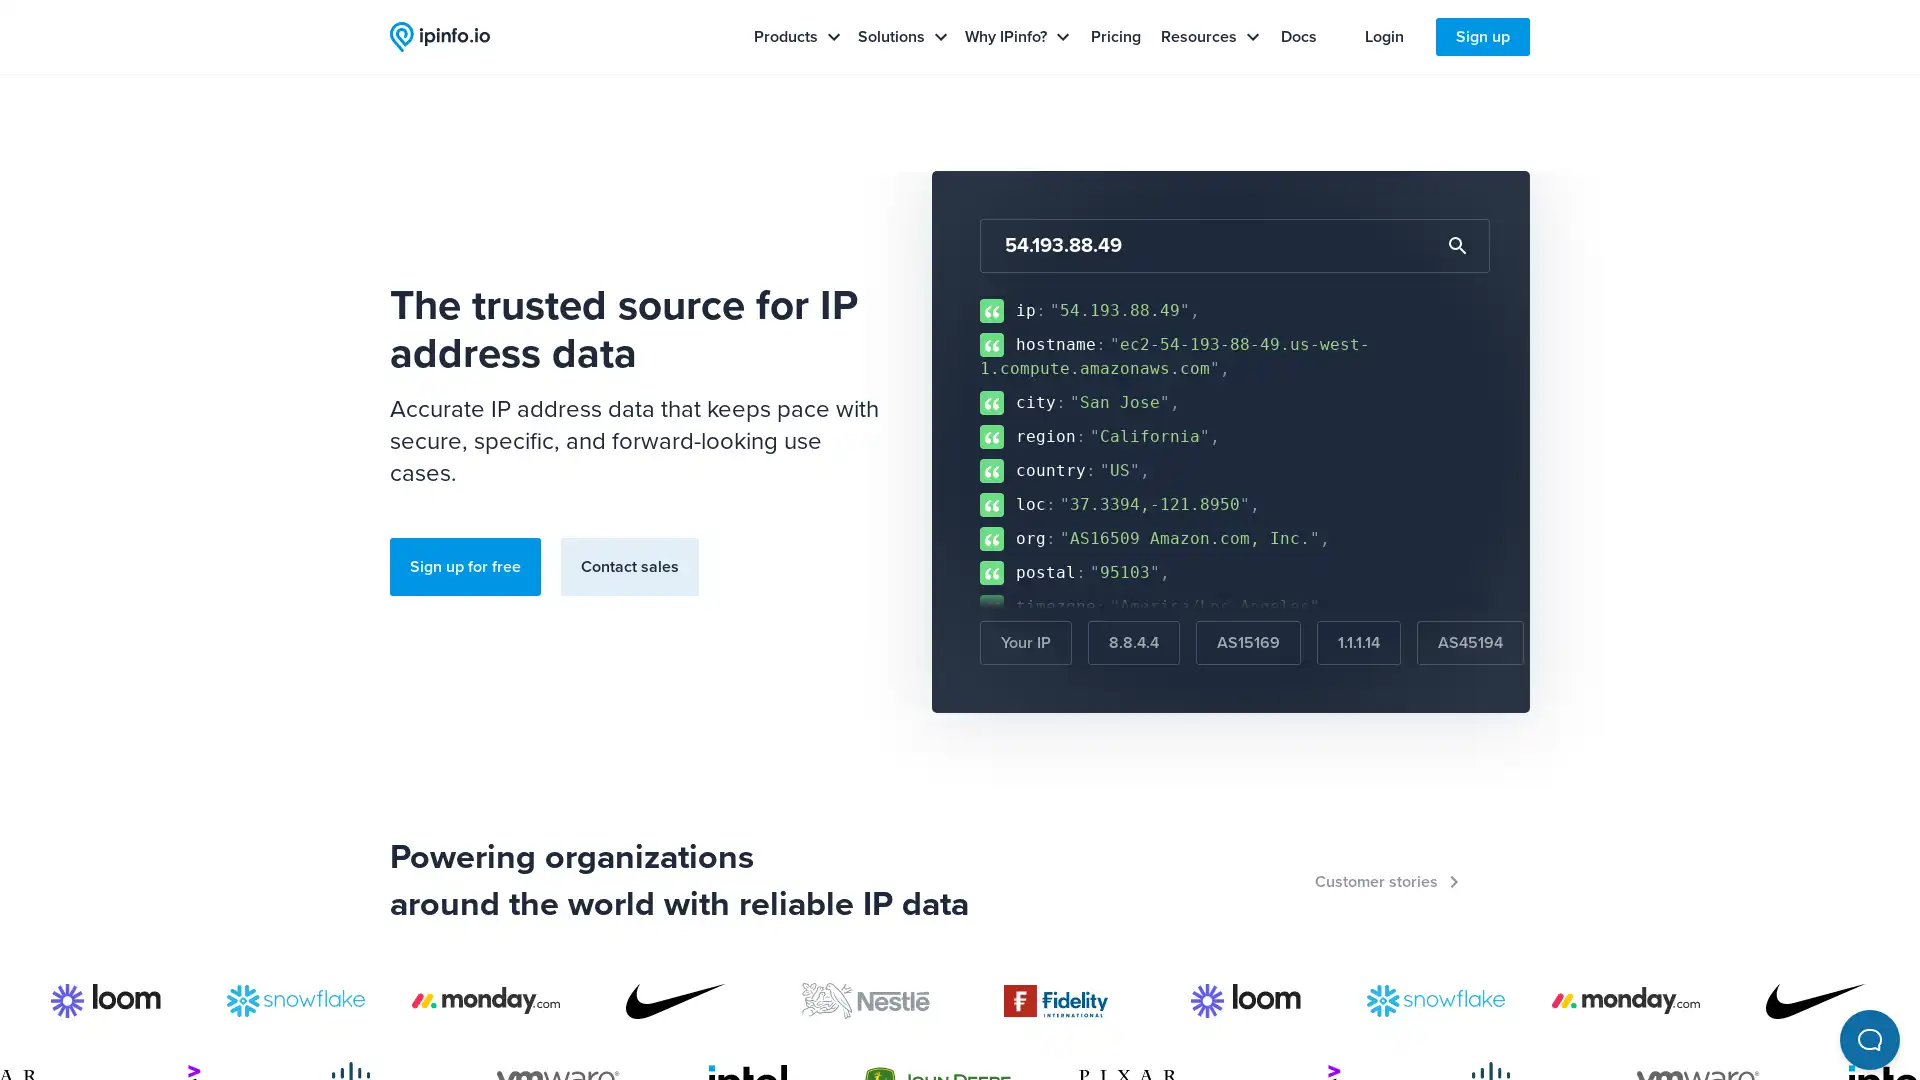 Image resolution: width=1920 pixels, height=1080 pixels. What do you see at coordinates (1470, 643) in the screenshot?
I see `AS45194` at bounding box center [1470, 643].